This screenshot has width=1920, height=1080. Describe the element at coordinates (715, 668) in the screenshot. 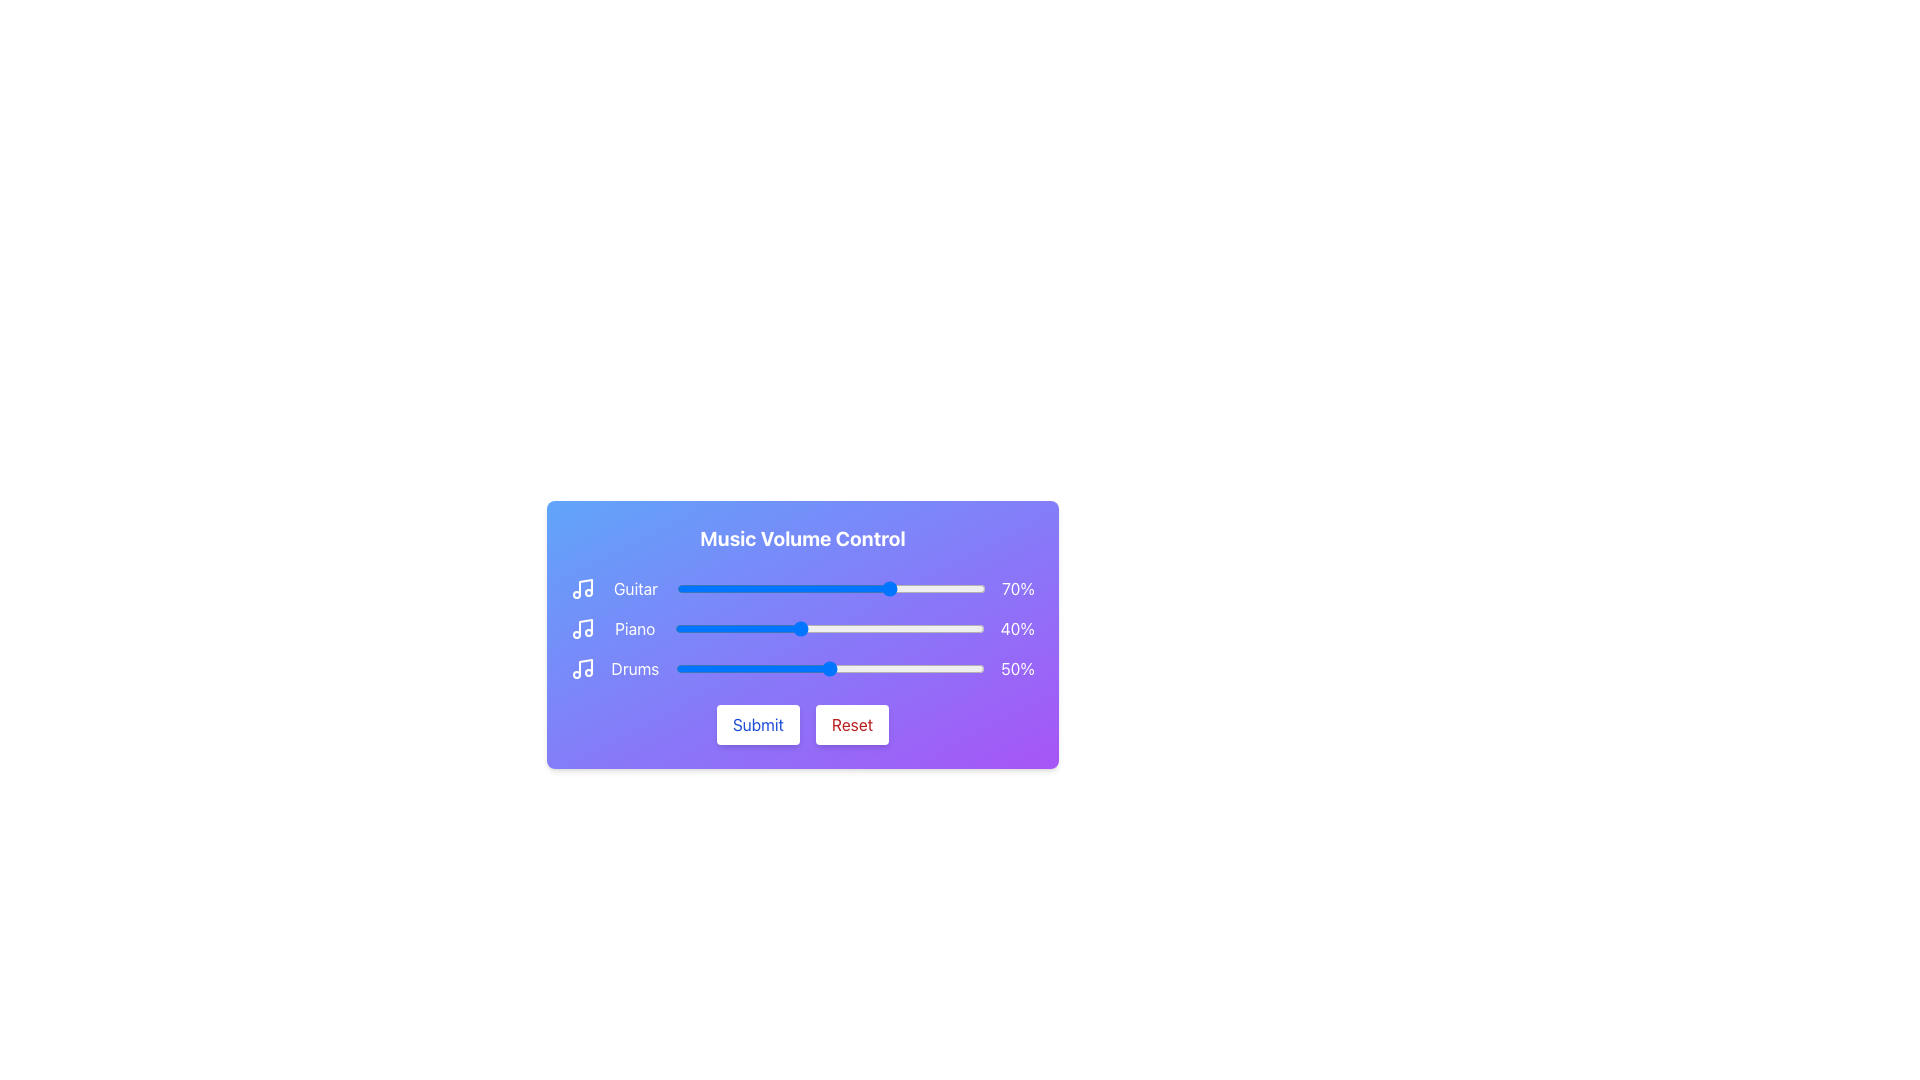

I see `the volume` at that location.